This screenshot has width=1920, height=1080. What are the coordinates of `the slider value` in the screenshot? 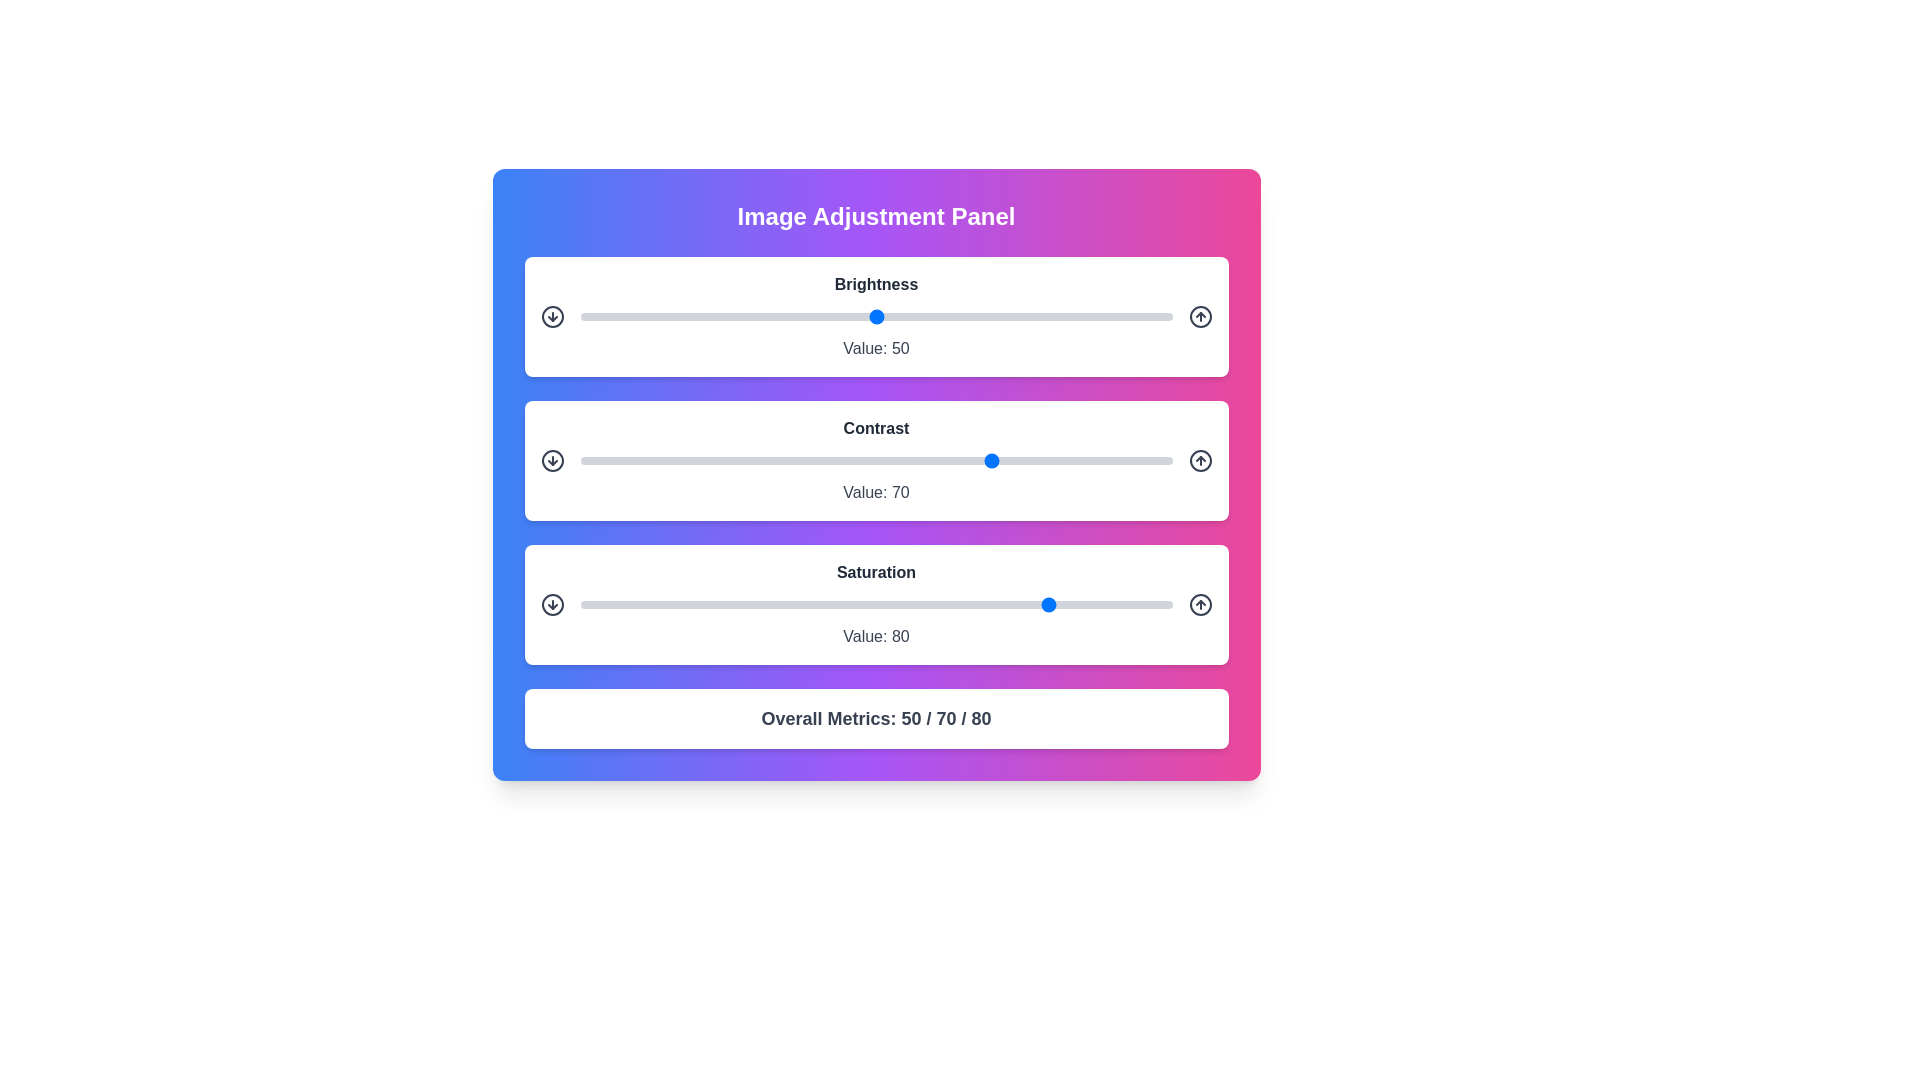 It's located at (1059, 604).